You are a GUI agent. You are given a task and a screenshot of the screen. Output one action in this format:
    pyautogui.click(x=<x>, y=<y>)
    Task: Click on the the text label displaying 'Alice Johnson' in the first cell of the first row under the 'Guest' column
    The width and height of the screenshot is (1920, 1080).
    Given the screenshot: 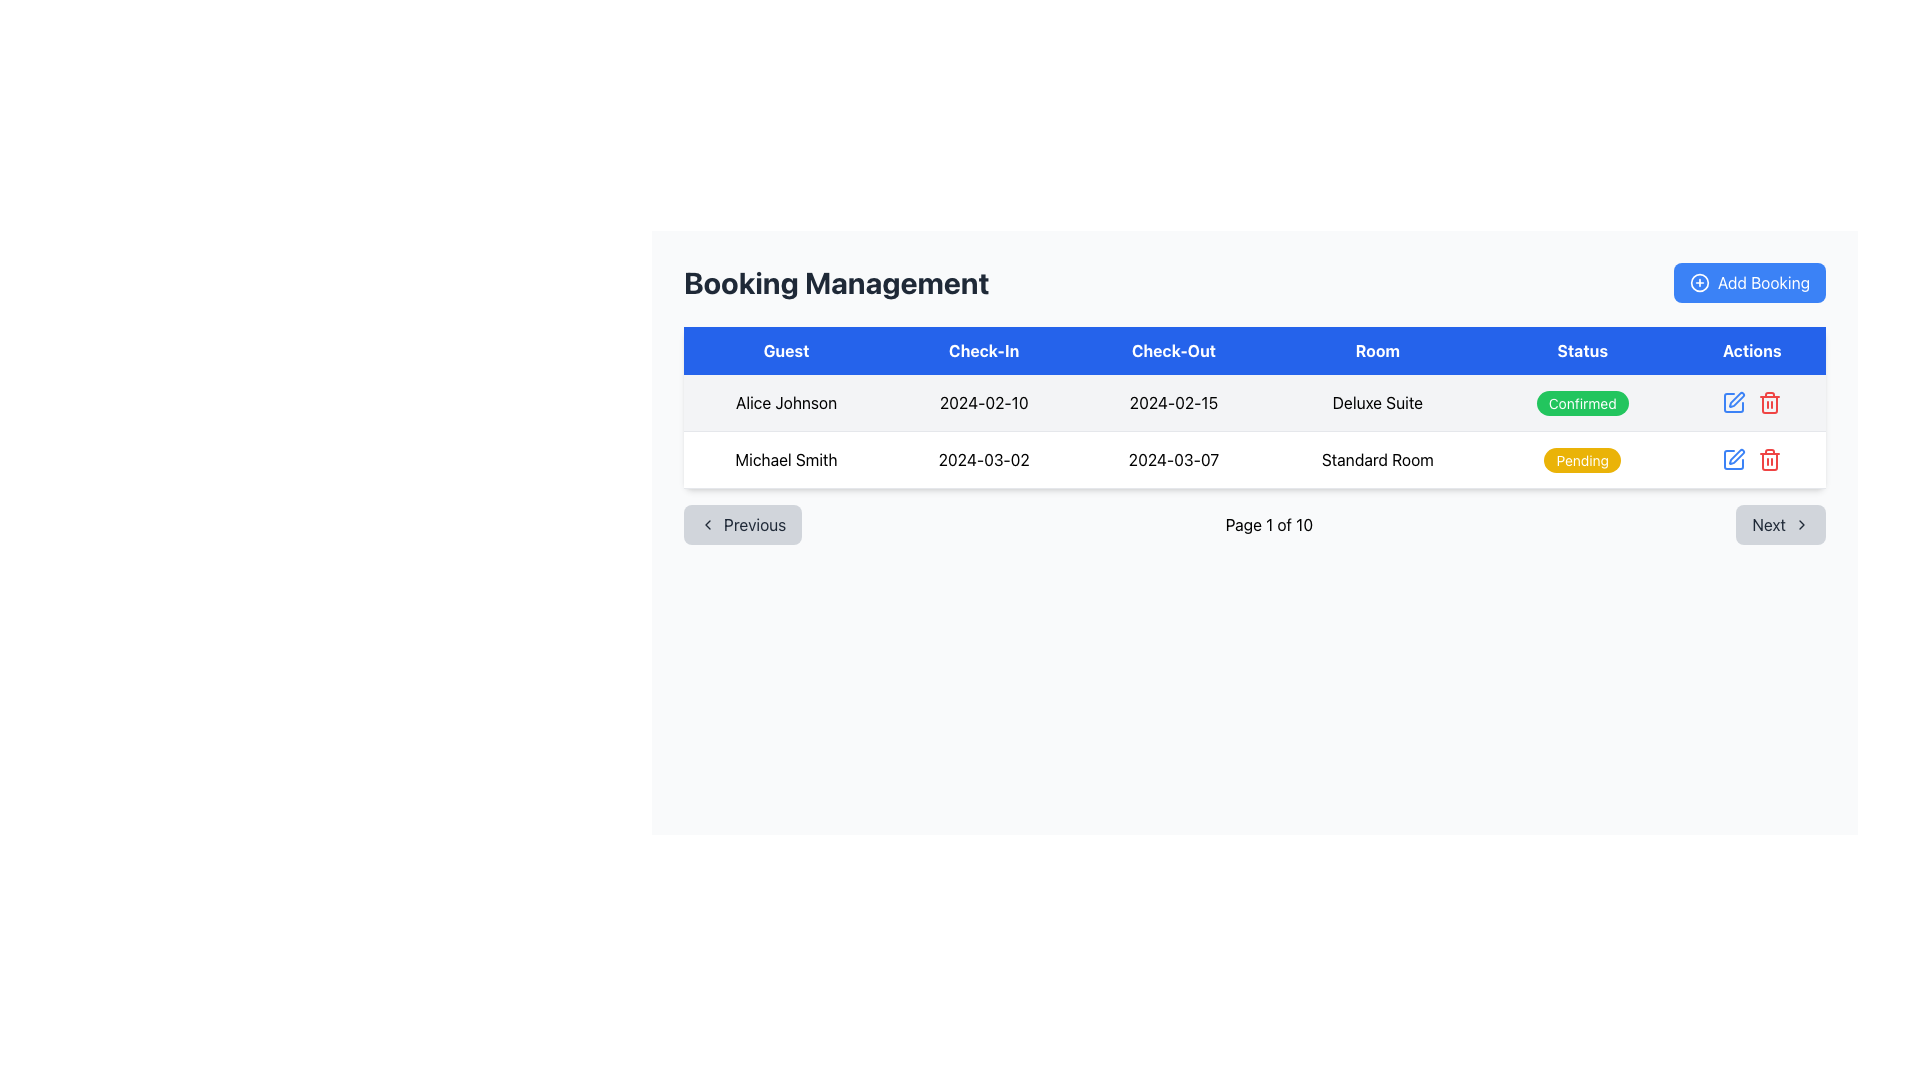 What is the action you would take?
    pyautogui.click(x=785, y=403)
    